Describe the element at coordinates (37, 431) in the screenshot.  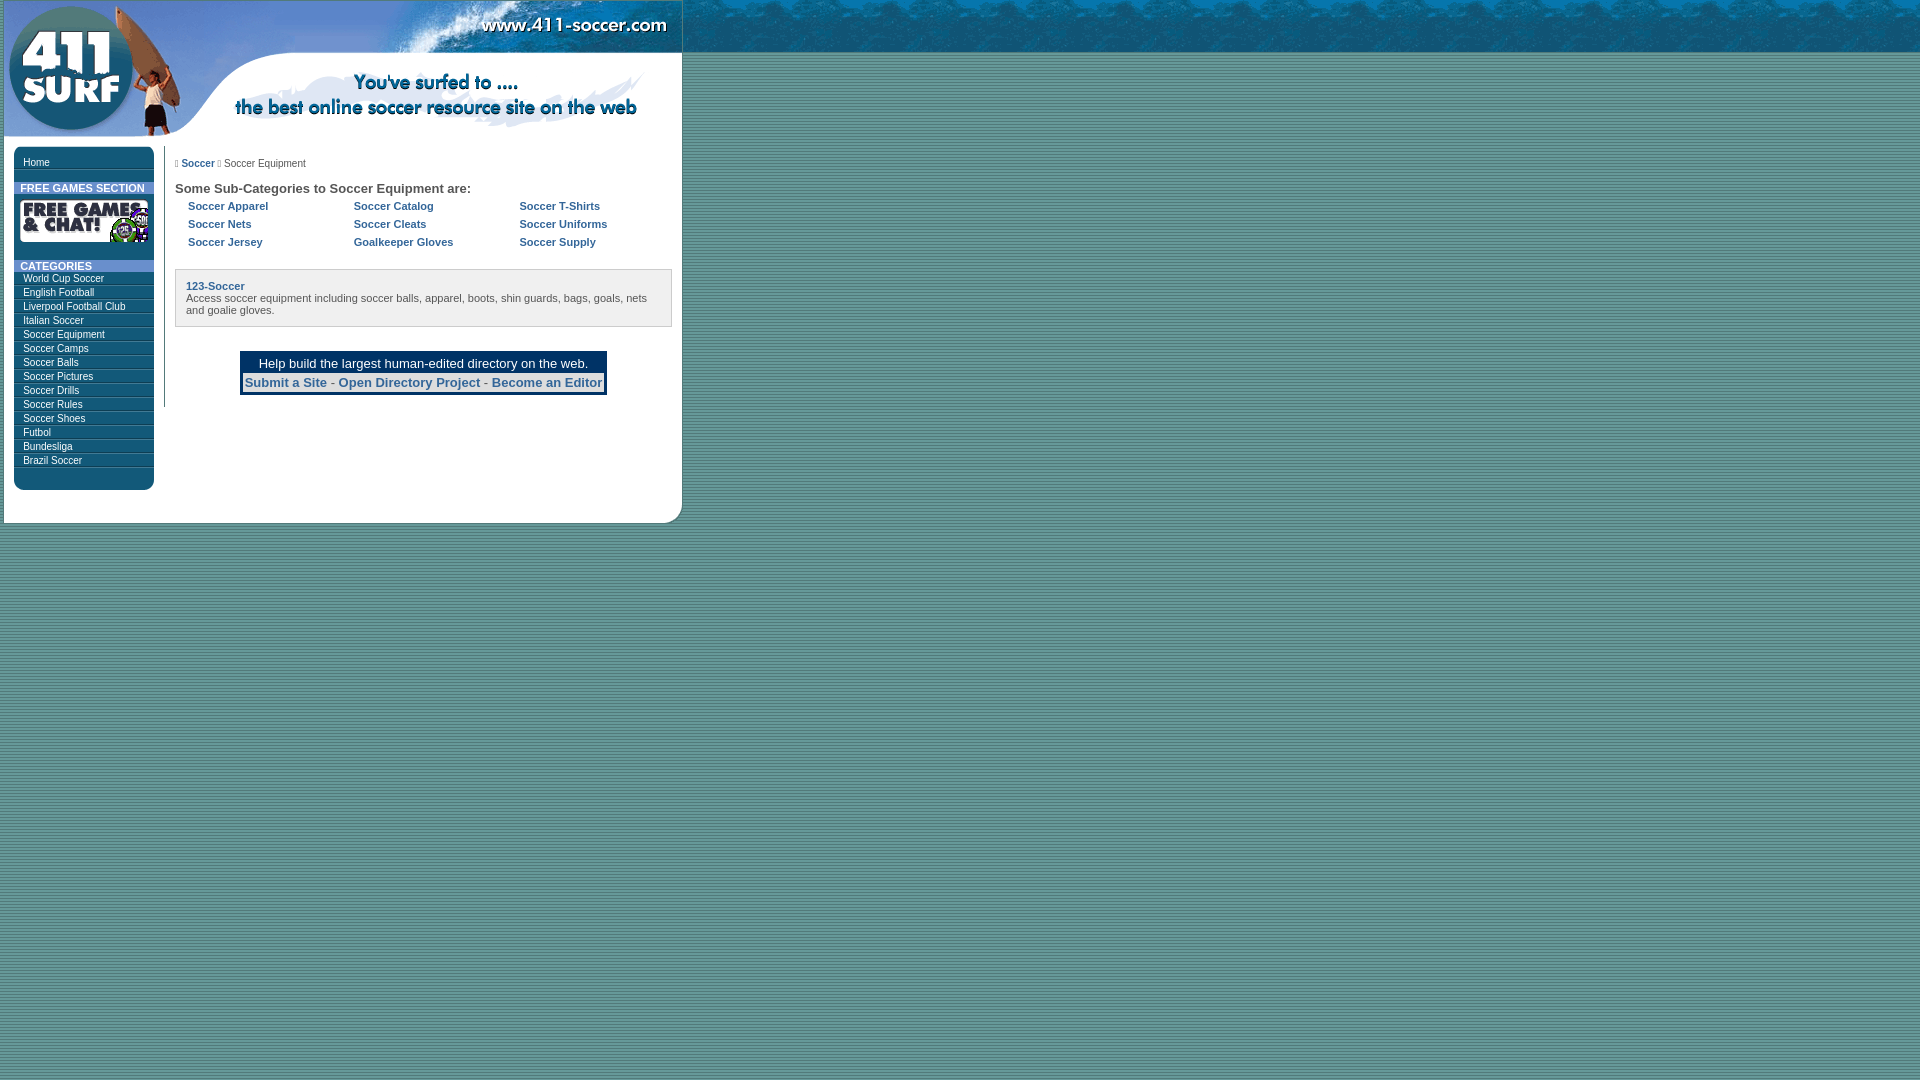
I see `'Futbol'` at that location.